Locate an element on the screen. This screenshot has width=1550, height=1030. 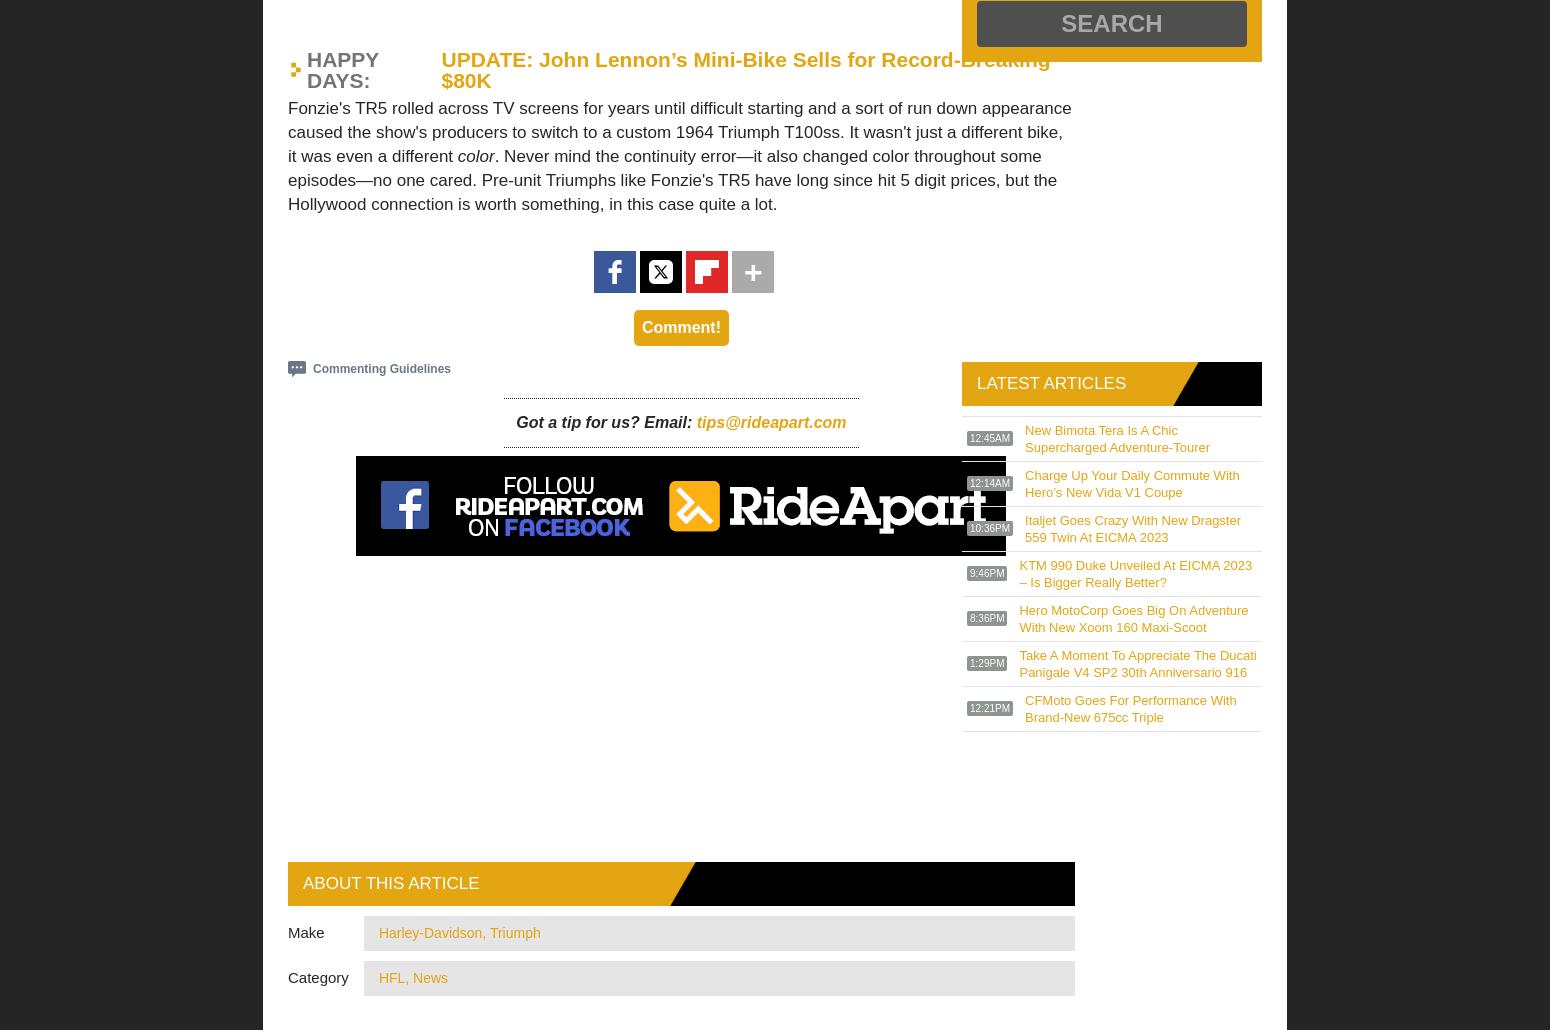
'About this article' is located at coordinates (391, 882).